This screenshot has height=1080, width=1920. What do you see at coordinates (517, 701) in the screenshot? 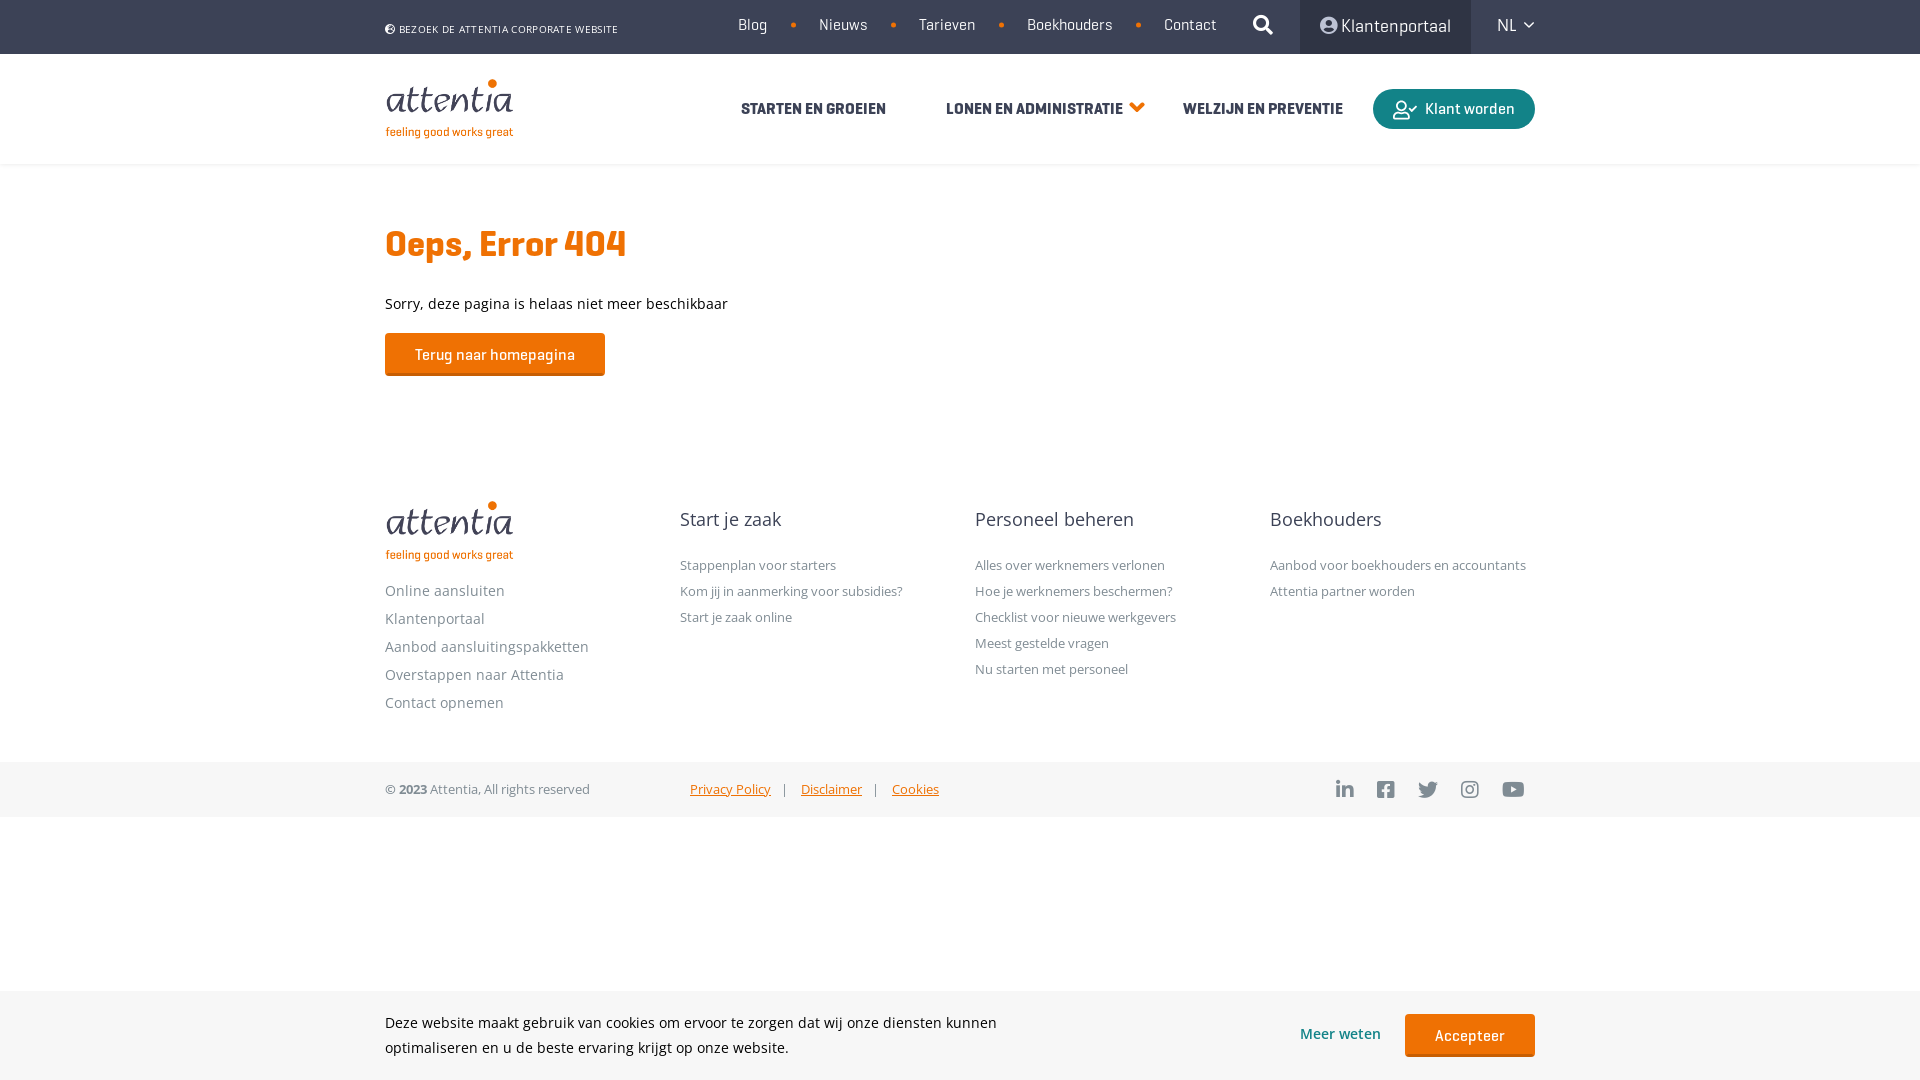
I see `'Contact opnemen'` at bounding box center [517, 701].